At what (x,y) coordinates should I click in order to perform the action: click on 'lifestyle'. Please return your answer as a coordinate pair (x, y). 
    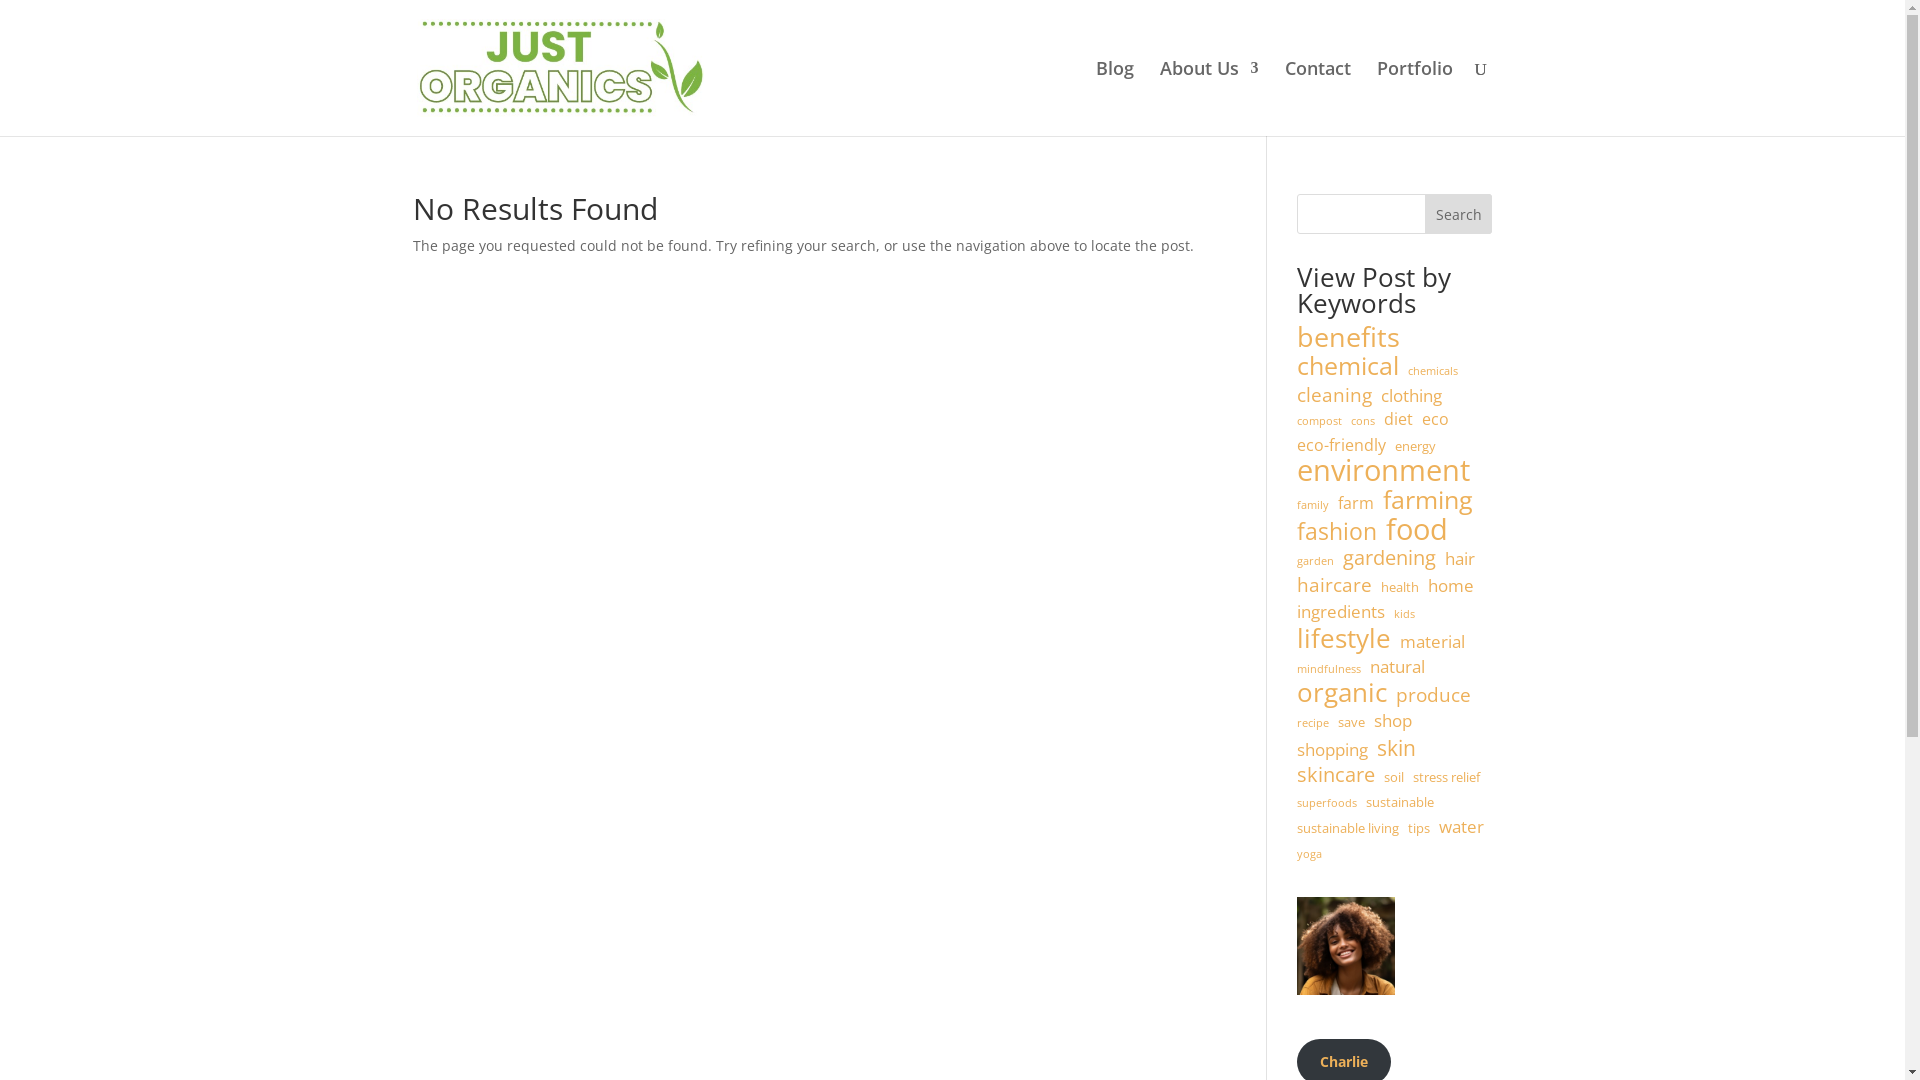
    Looking at the image, I should click on (1344, 639).